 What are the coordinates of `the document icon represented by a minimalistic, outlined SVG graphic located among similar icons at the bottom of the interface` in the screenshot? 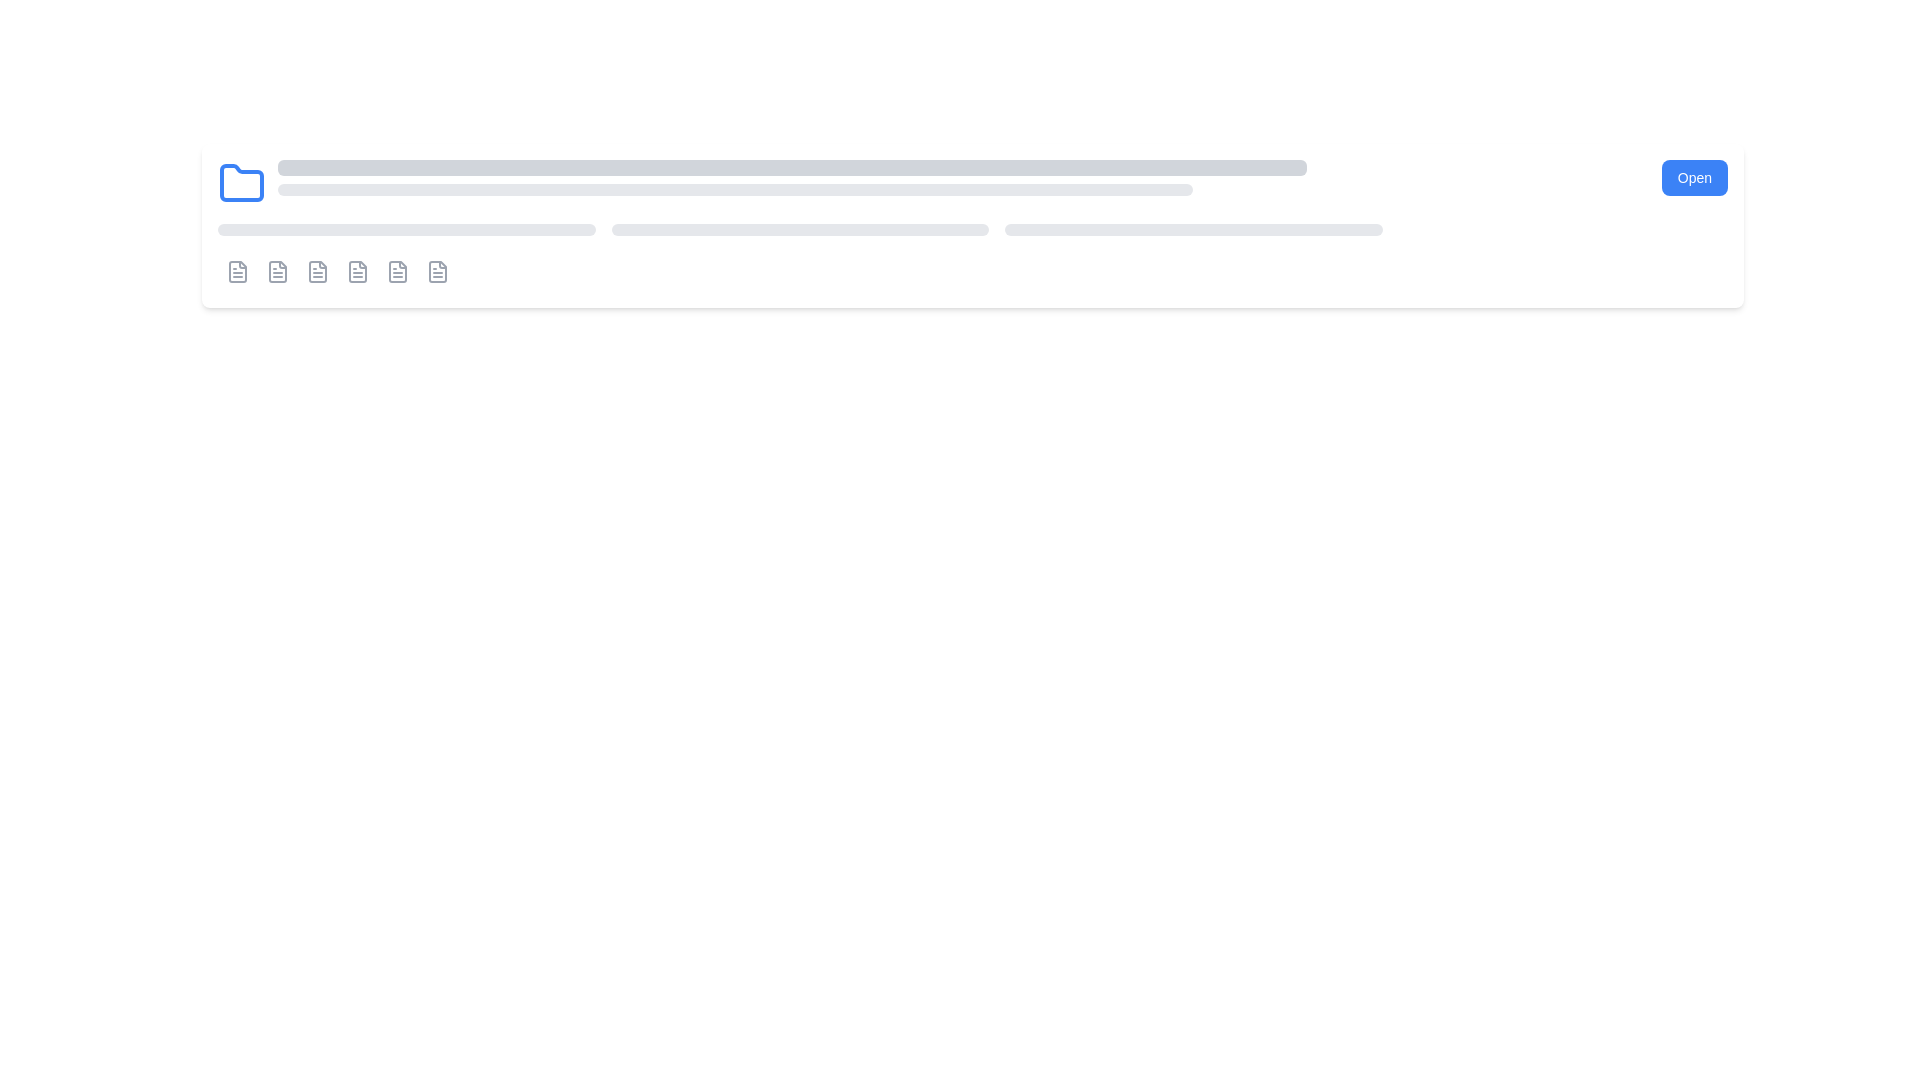 It's located at (316, 272).